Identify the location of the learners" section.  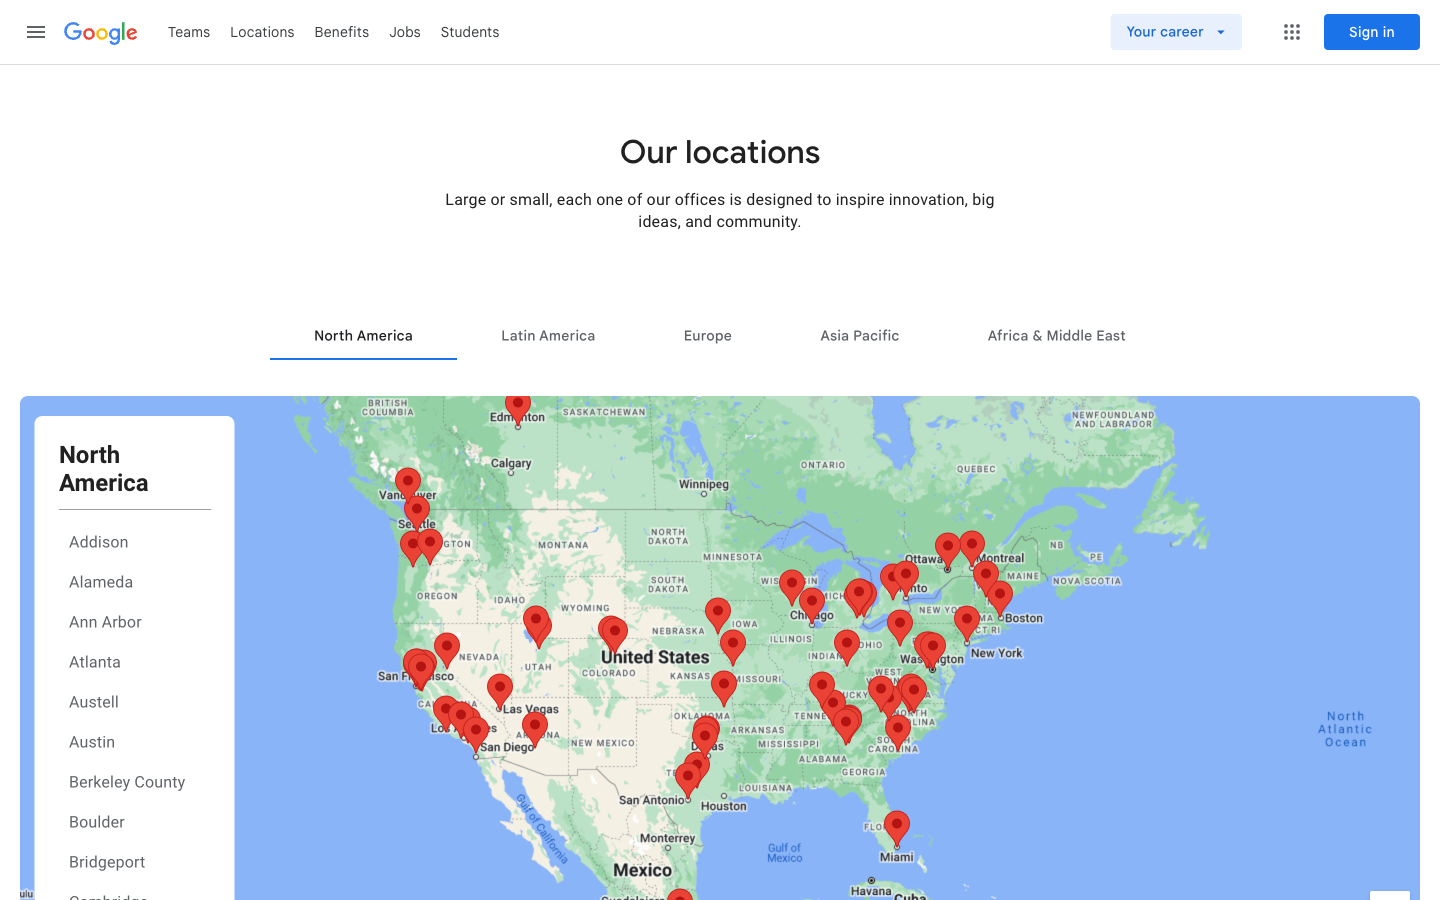
(470, 30).